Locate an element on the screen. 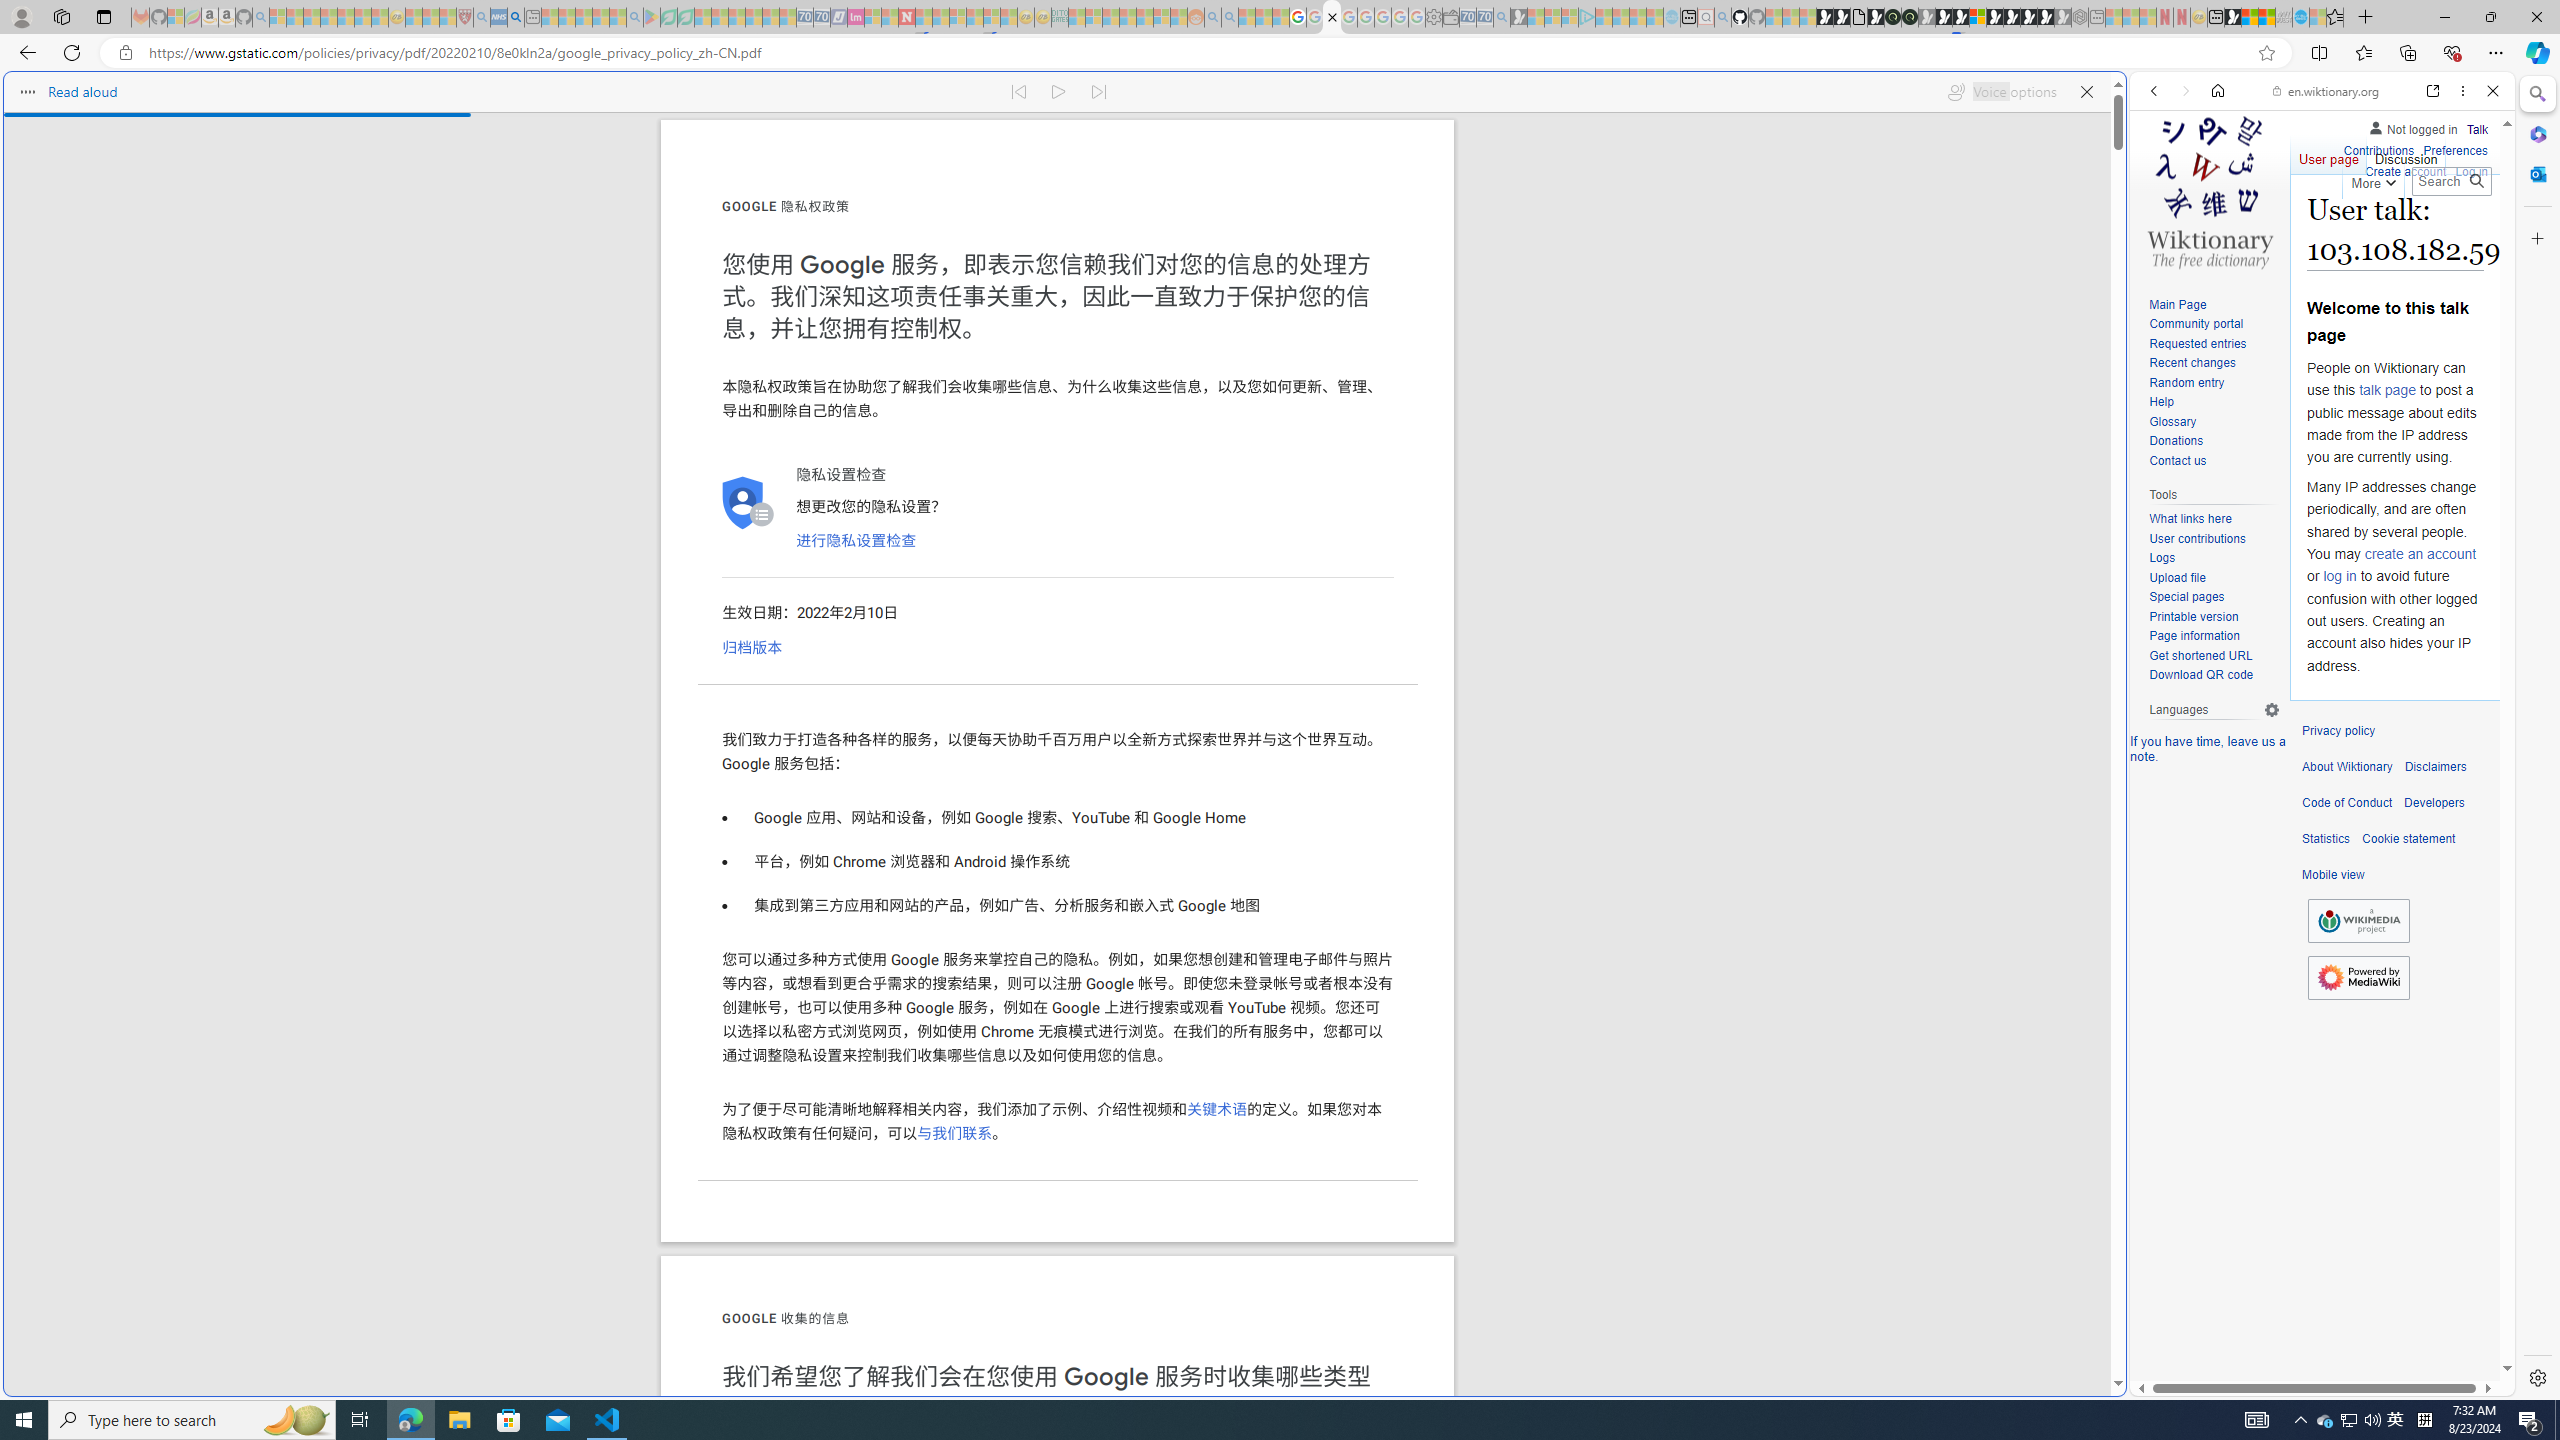 The width and height of the screenshot is (2560, 1440). 'Language settings' is located at coordinates (2271, 708).